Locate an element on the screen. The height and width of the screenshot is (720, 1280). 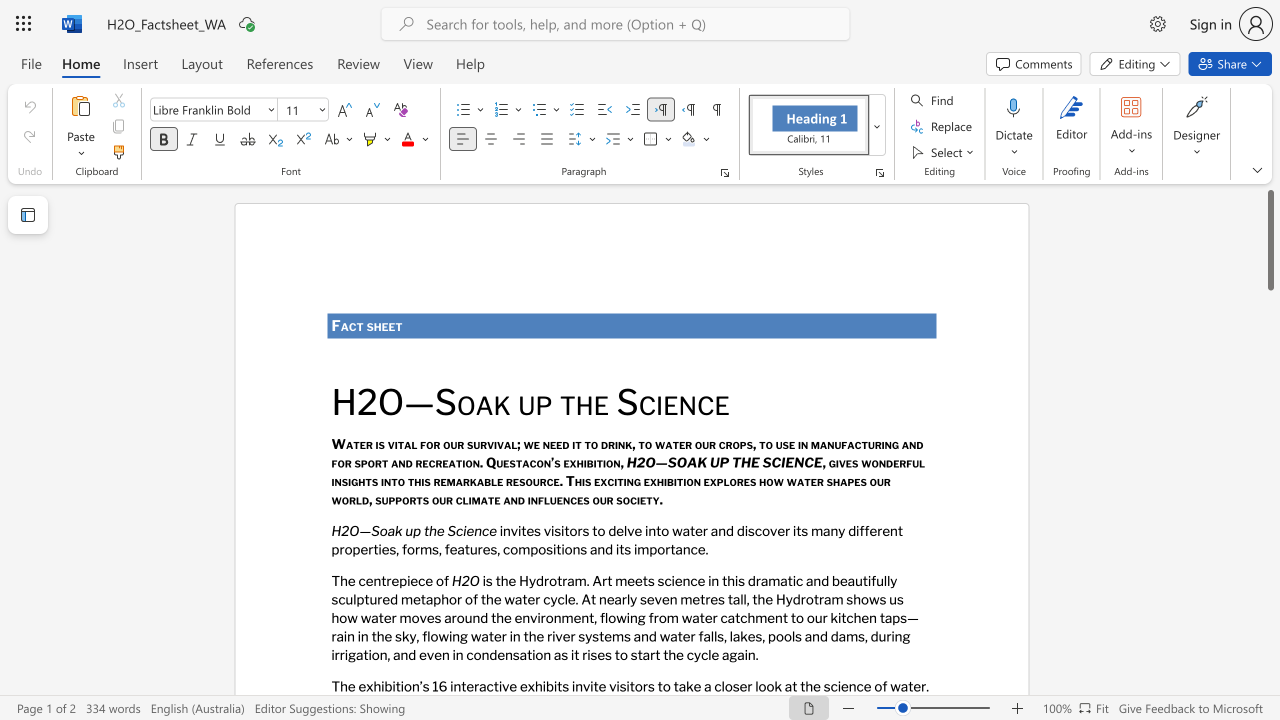
the scrollbar on the right to shift the page lower is located at coordinates (1269, 480).